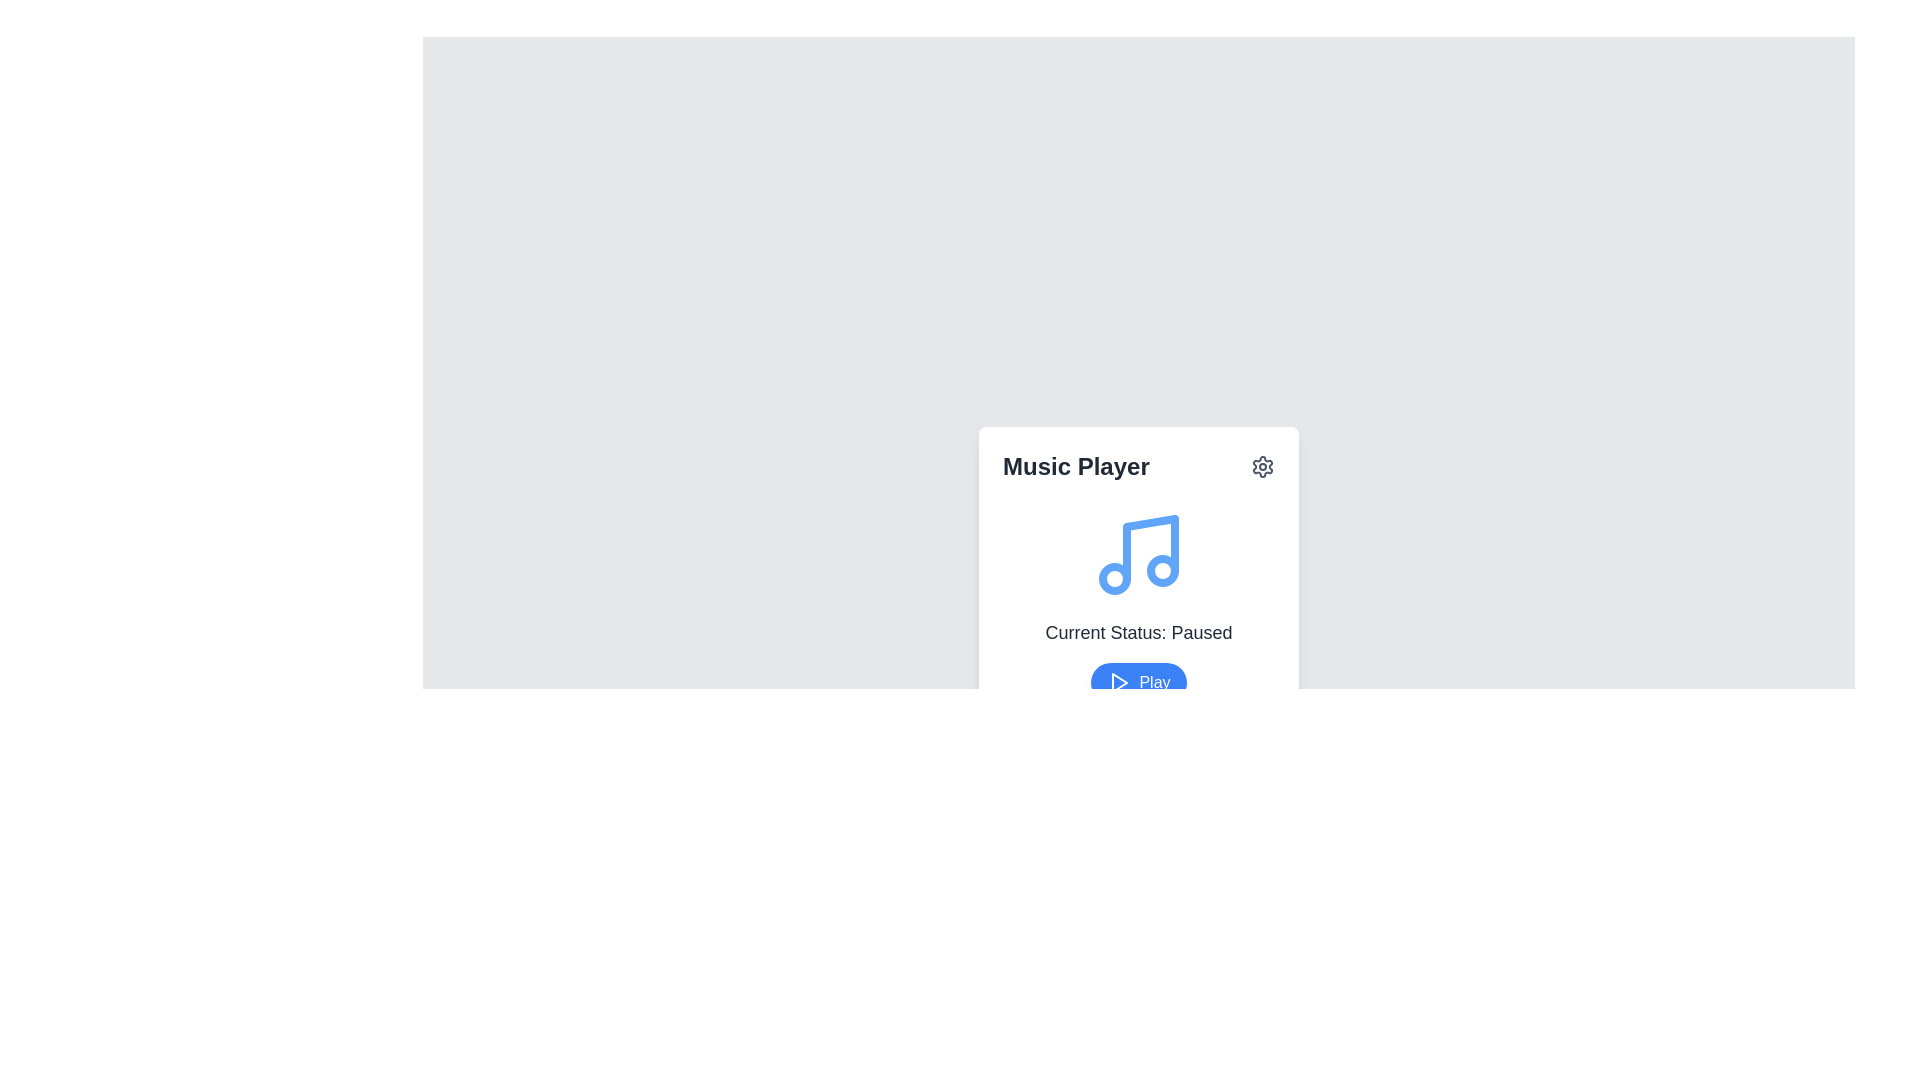 The image size is (1920, 1080). I want to click on the 'Music Player' header label with the gear icon, so click(1138, 466).